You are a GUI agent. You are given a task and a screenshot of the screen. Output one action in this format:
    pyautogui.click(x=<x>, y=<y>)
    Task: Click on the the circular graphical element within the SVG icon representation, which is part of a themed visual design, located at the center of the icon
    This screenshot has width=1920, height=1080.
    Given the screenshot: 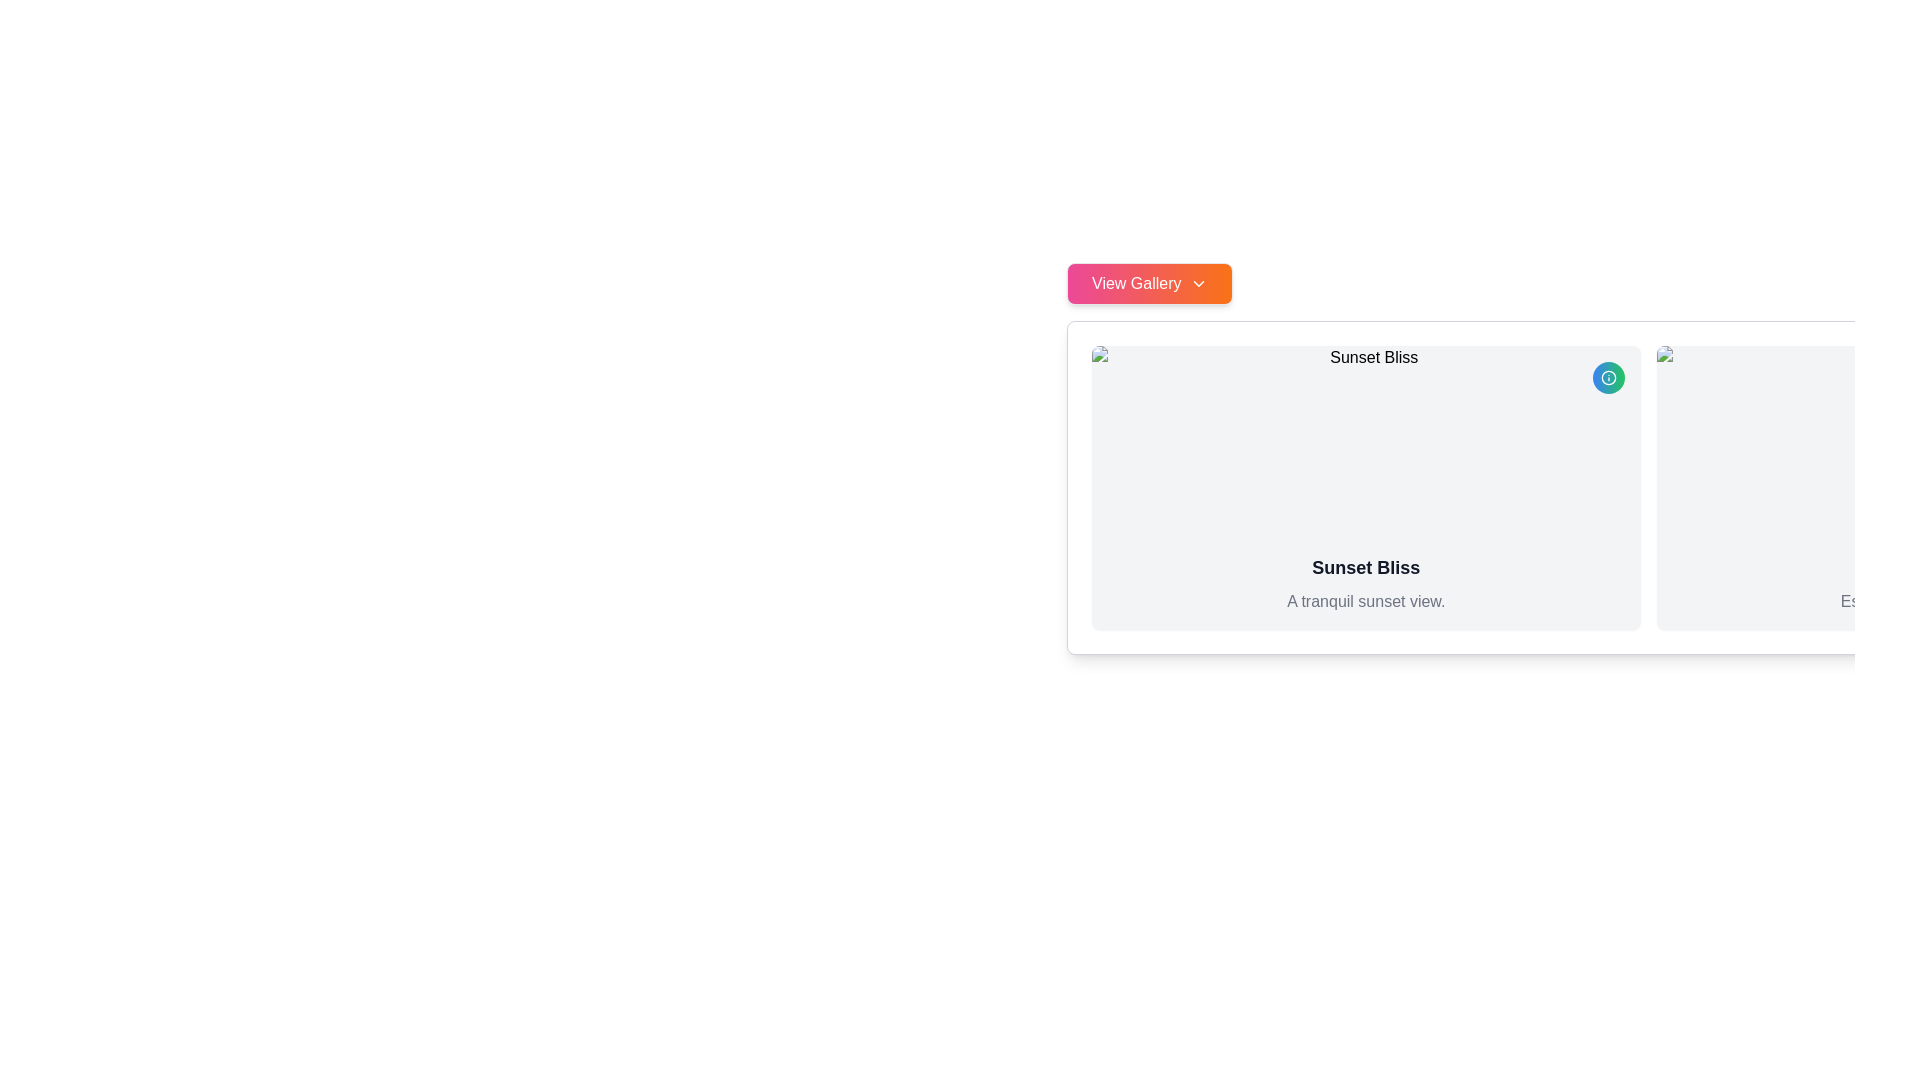 What is the action you would take?
    pyautogui.click(x=1608, y=378)
    